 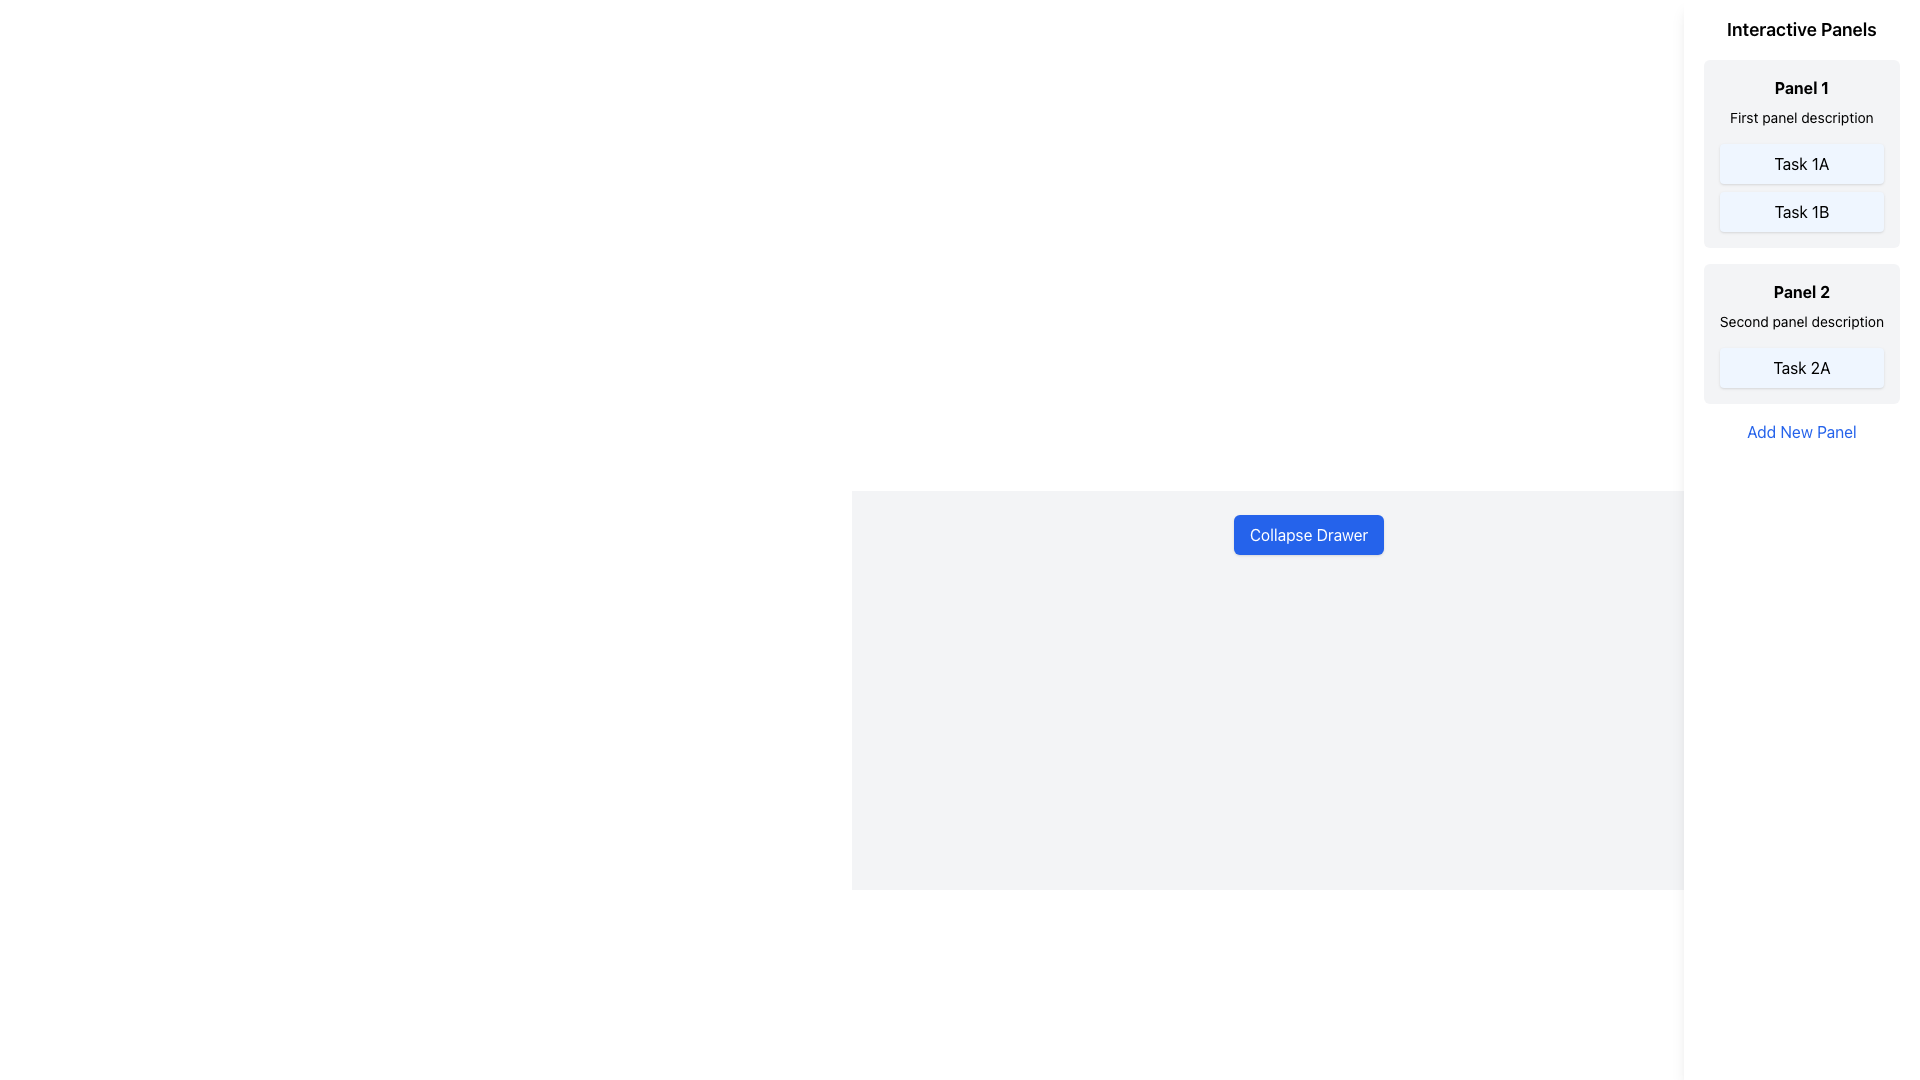 I want to click on the static text label that serves as a description for 'Panel 1', positioned below the panel title and above the list items 'Task 1A' and 'Task 1B', so click(x=1801, y=118).